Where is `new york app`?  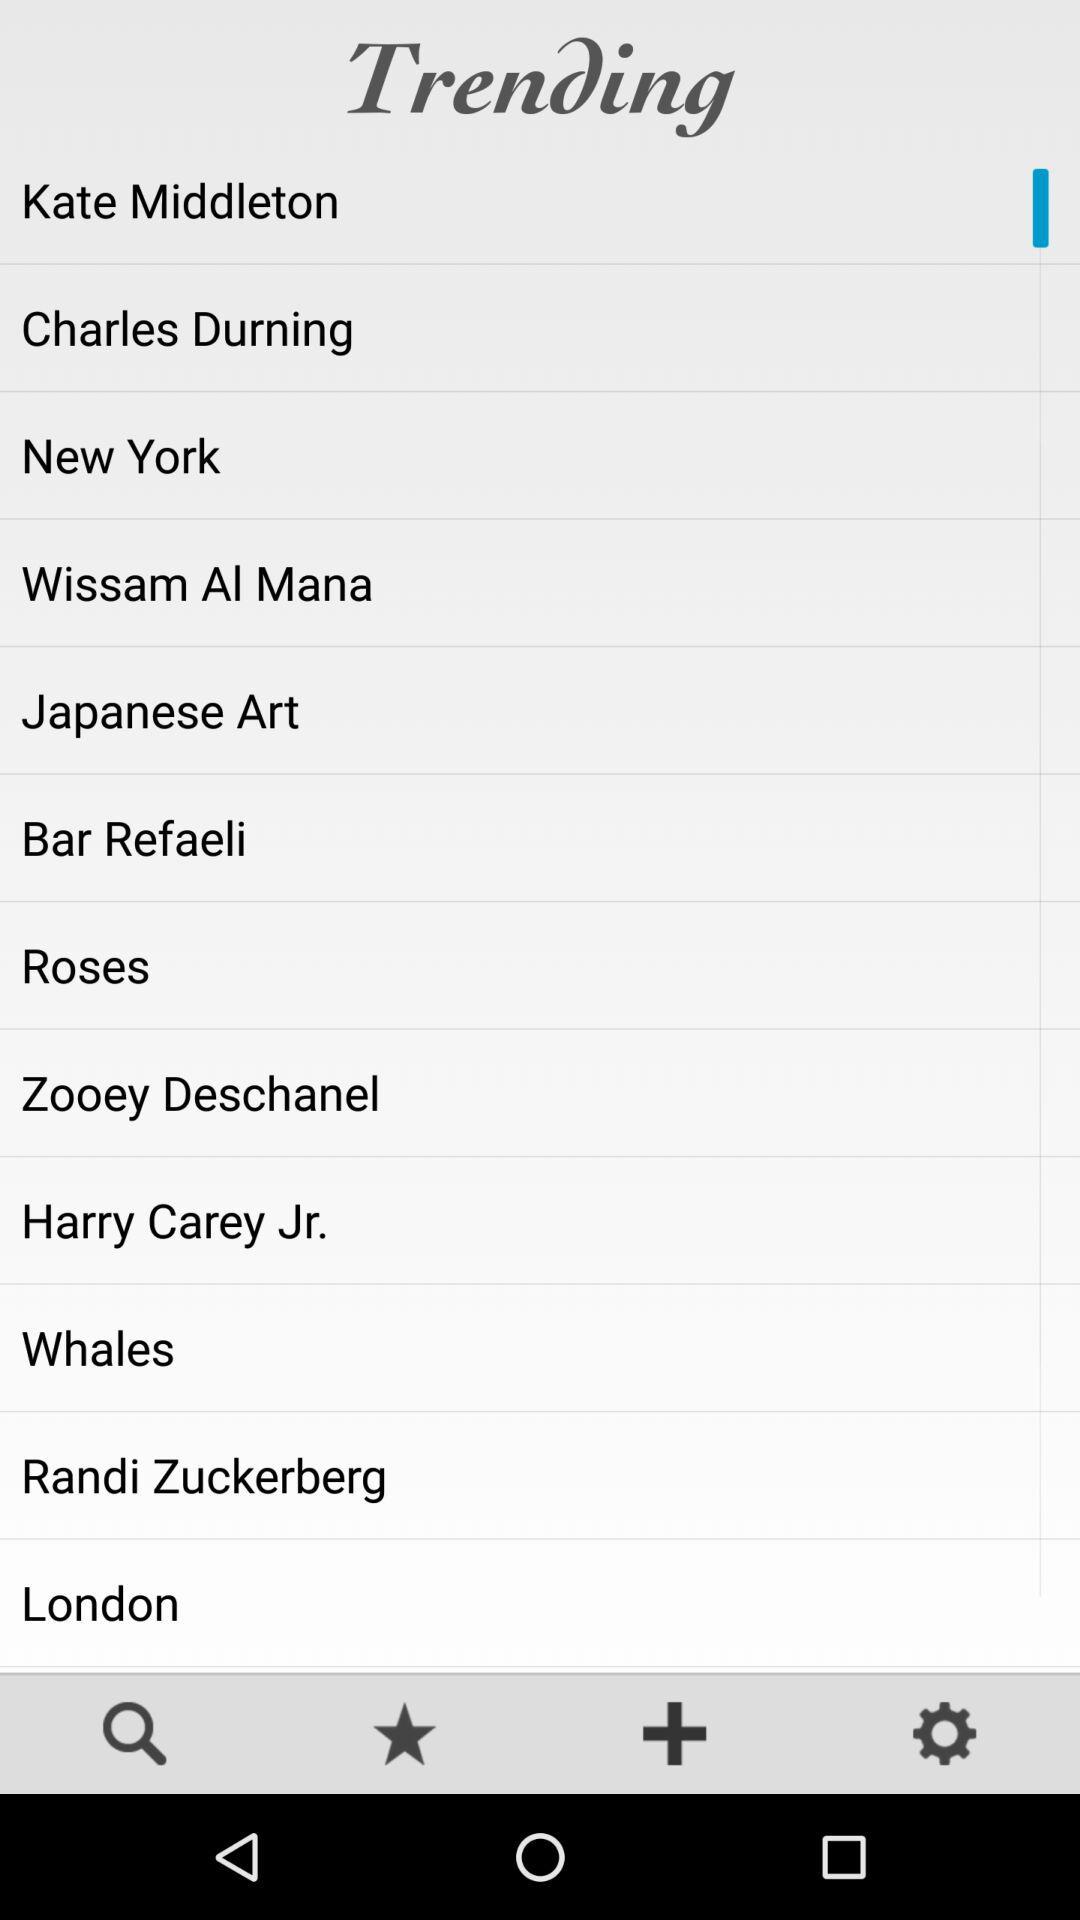 new york app is located at coordinates (540, 454).